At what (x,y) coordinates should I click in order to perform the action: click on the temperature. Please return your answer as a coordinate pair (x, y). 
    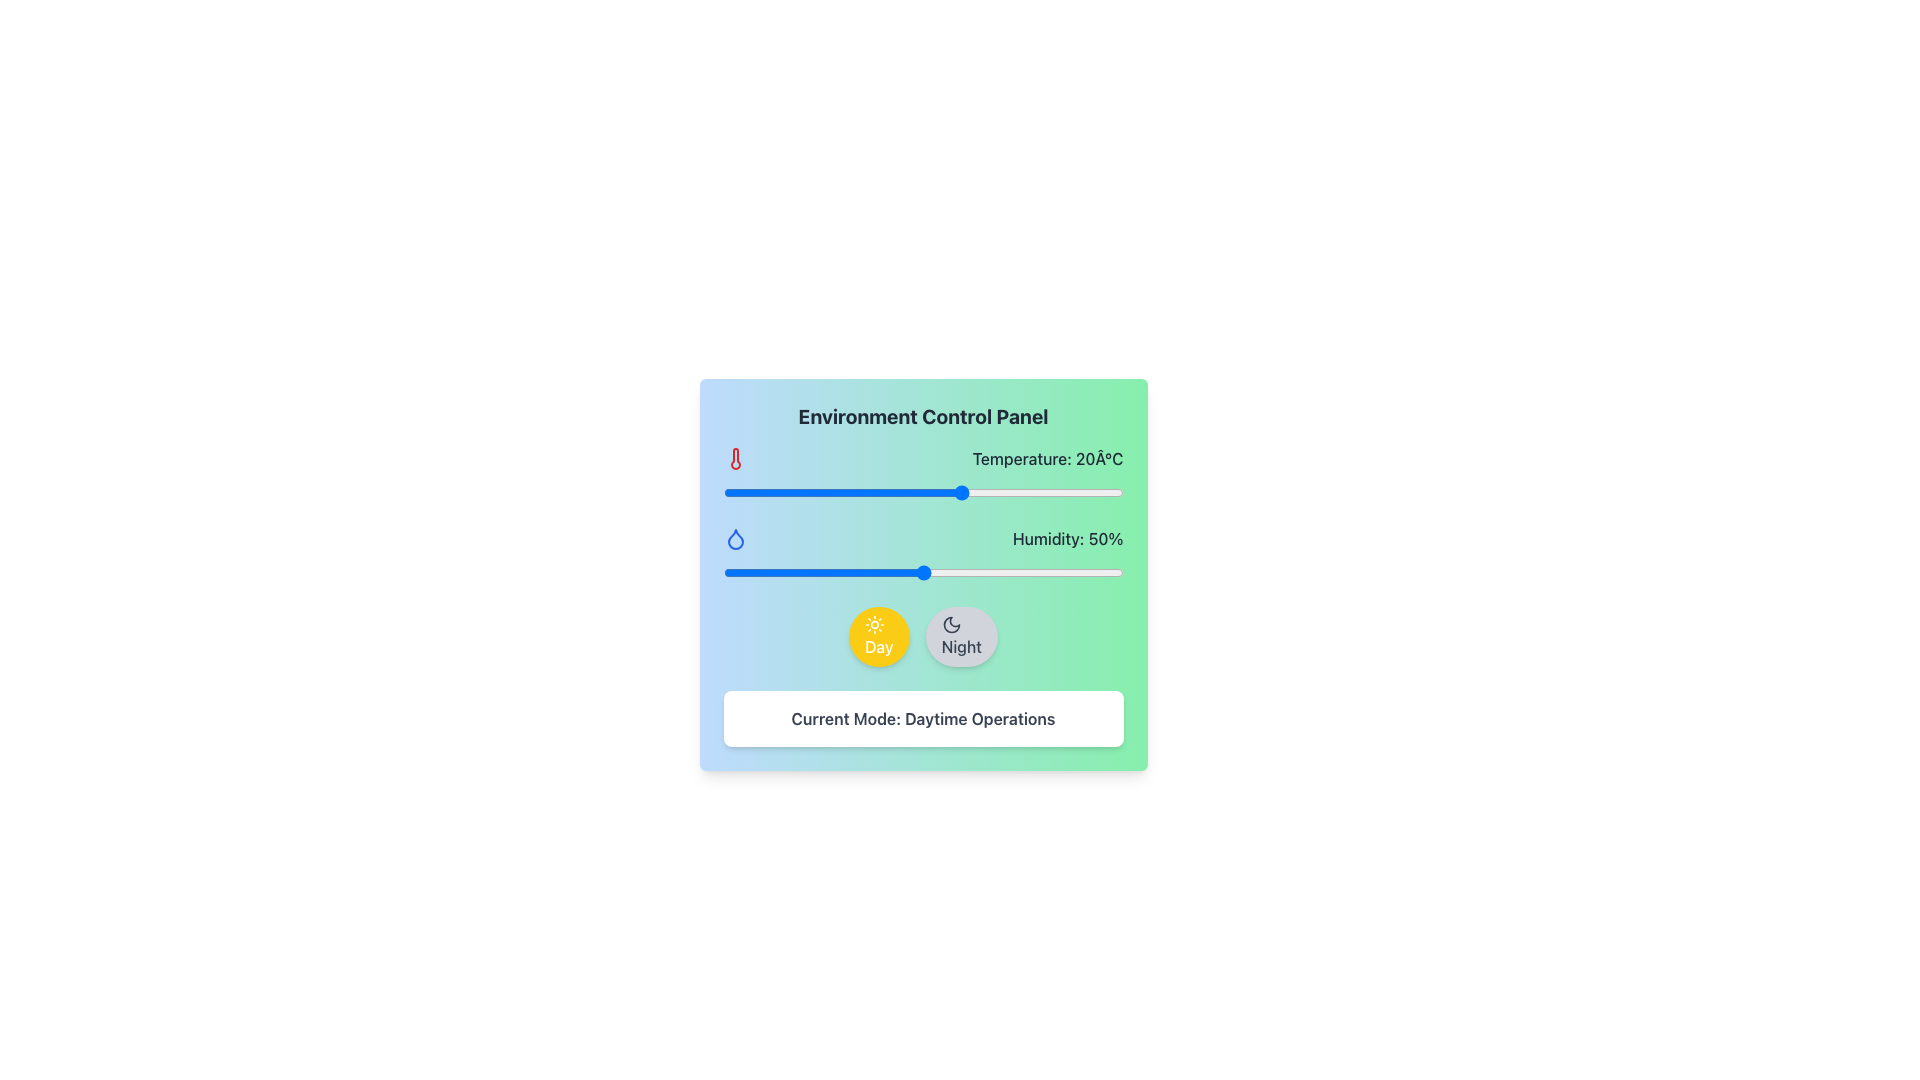
    Looking at the image, I should click on (819, 493).